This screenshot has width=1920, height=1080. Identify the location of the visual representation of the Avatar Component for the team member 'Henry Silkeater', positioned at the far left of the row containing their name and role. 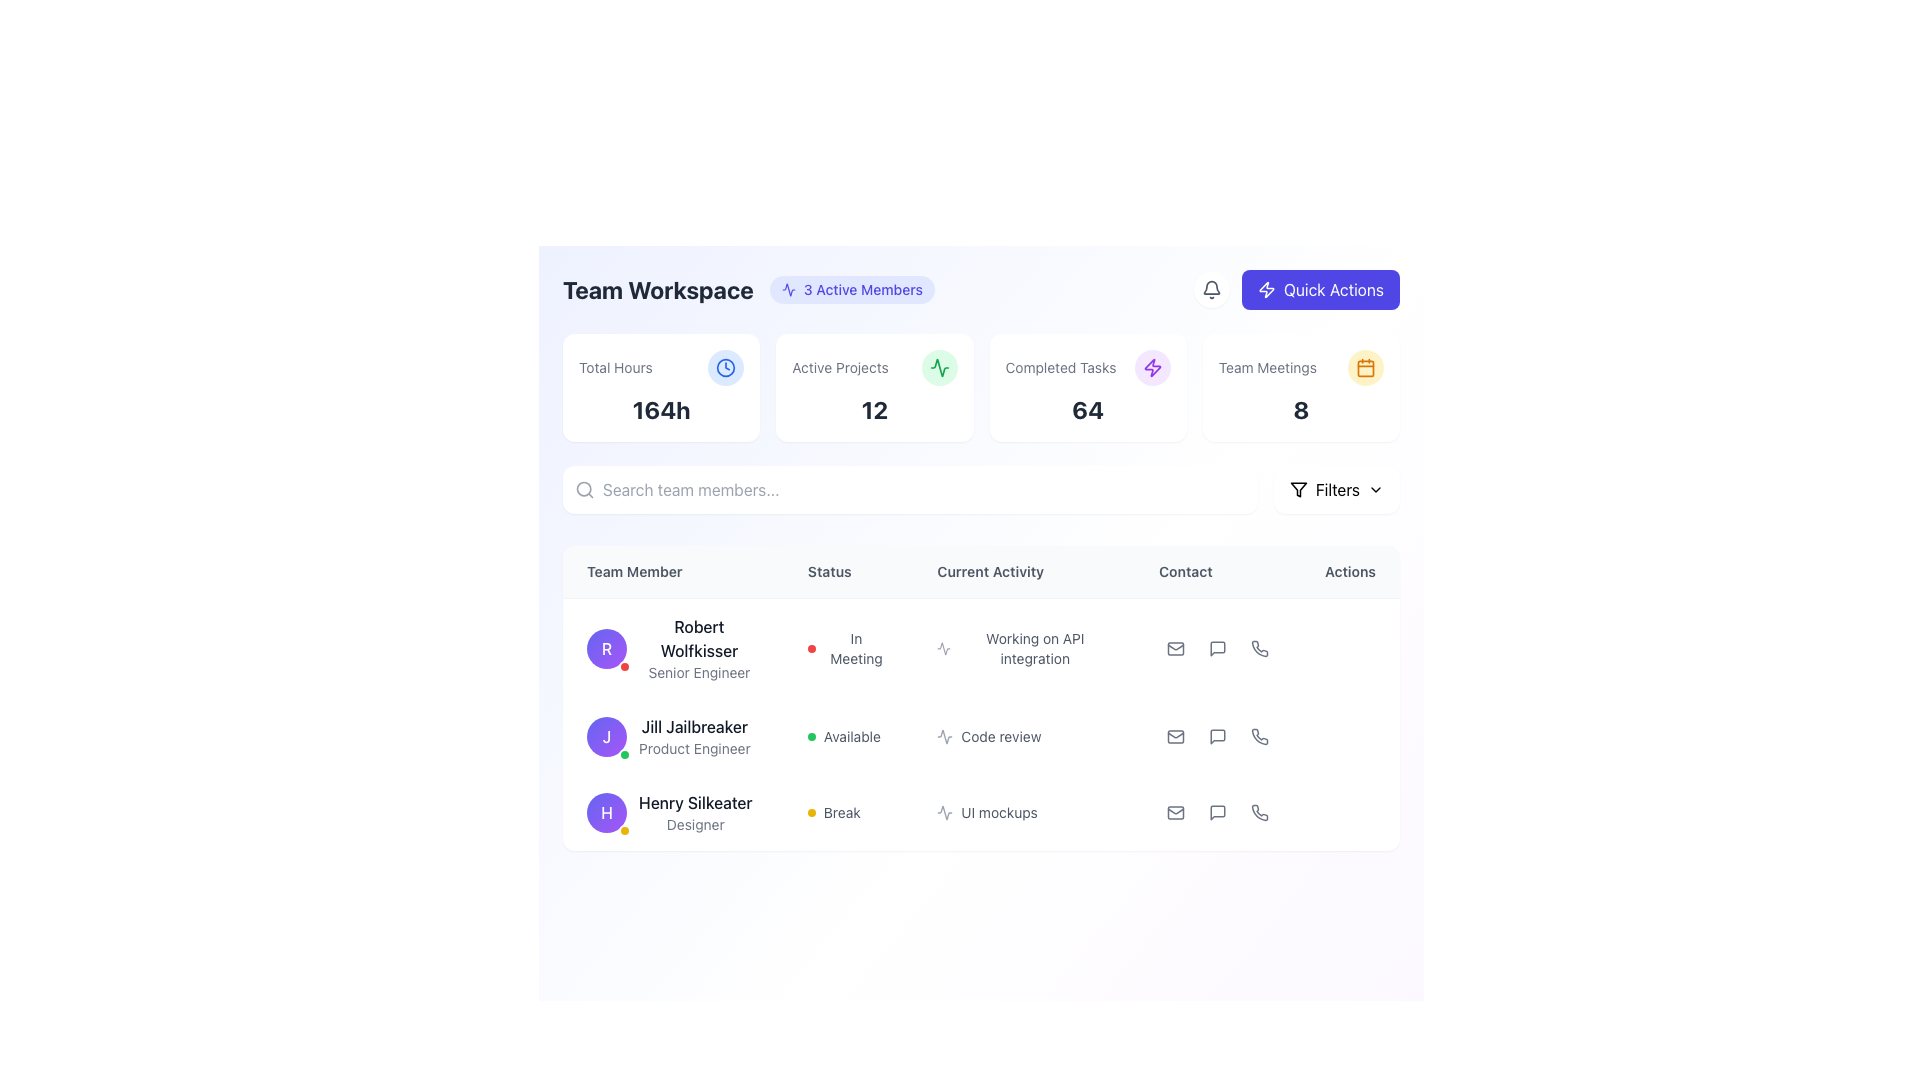
(605, 813).